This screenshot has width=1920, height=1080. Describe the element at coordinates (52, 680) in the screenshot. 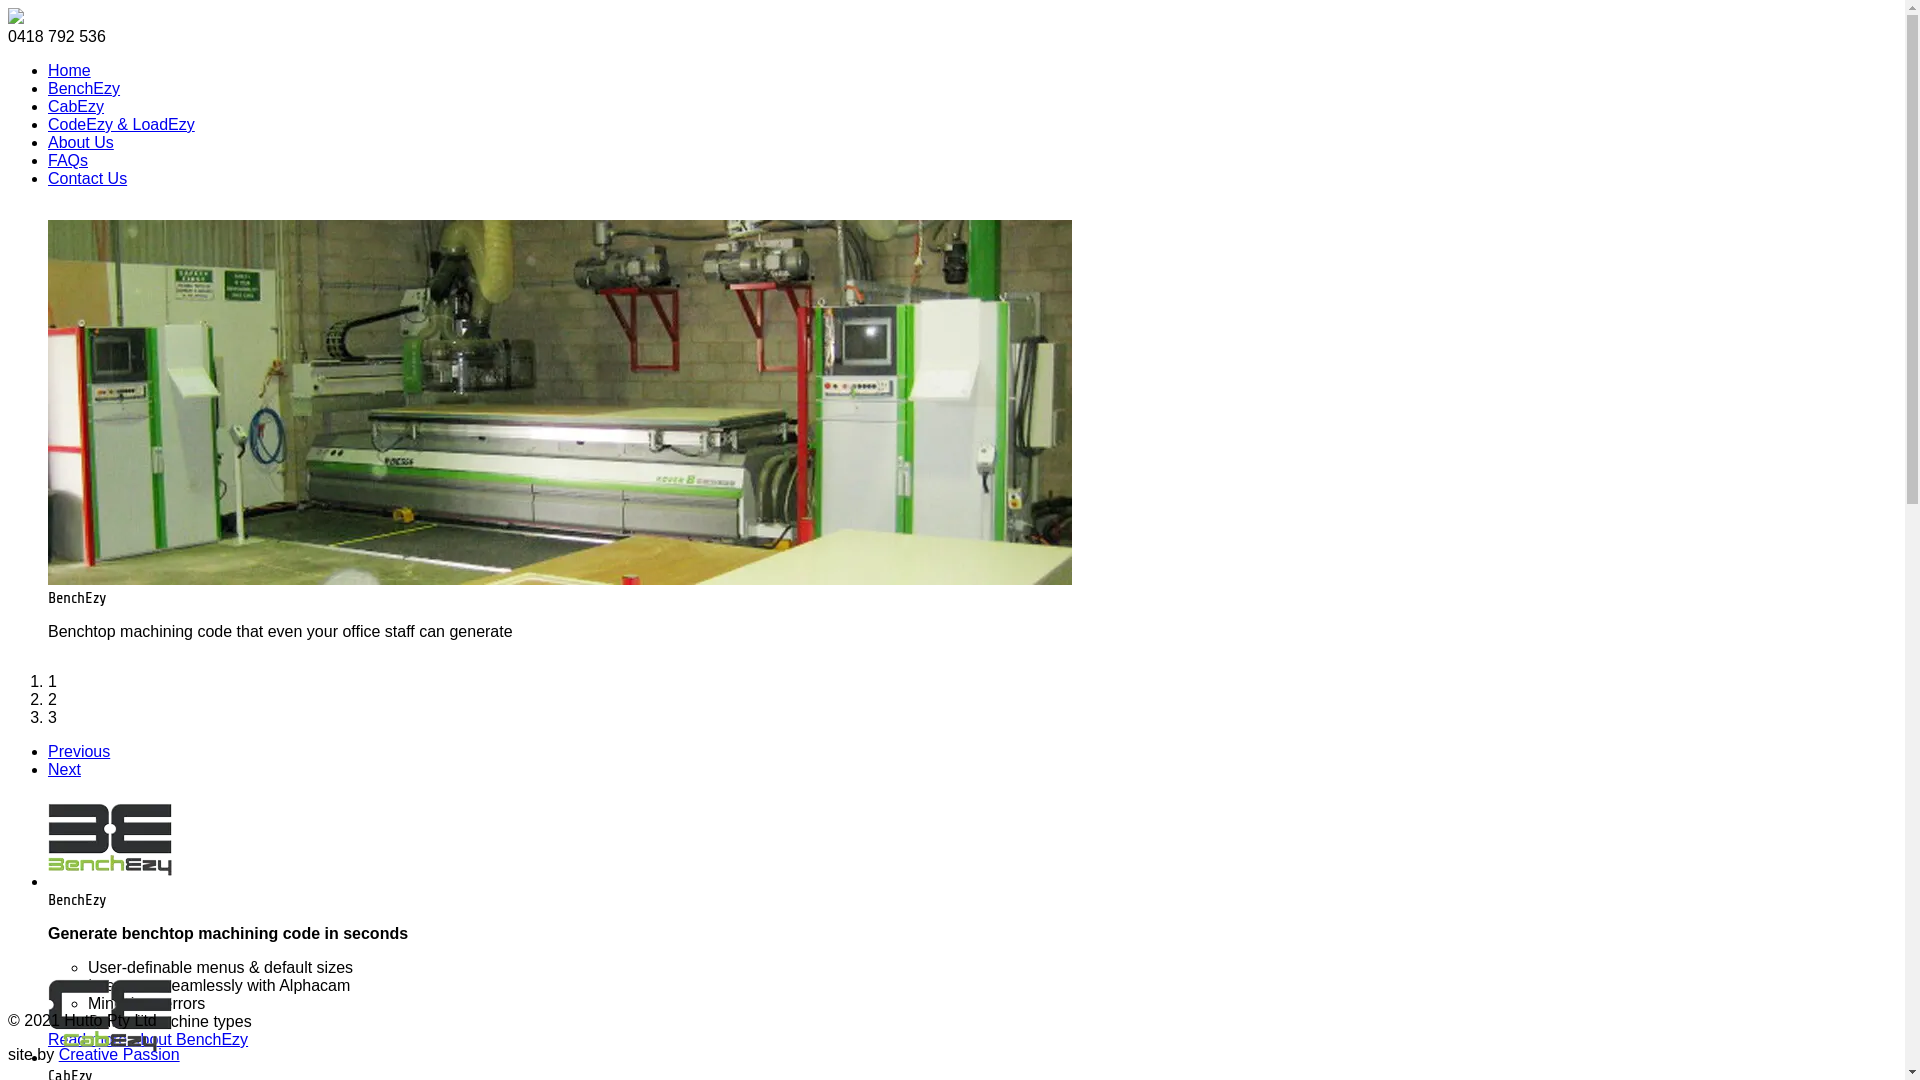

I see `'1'` at that location.